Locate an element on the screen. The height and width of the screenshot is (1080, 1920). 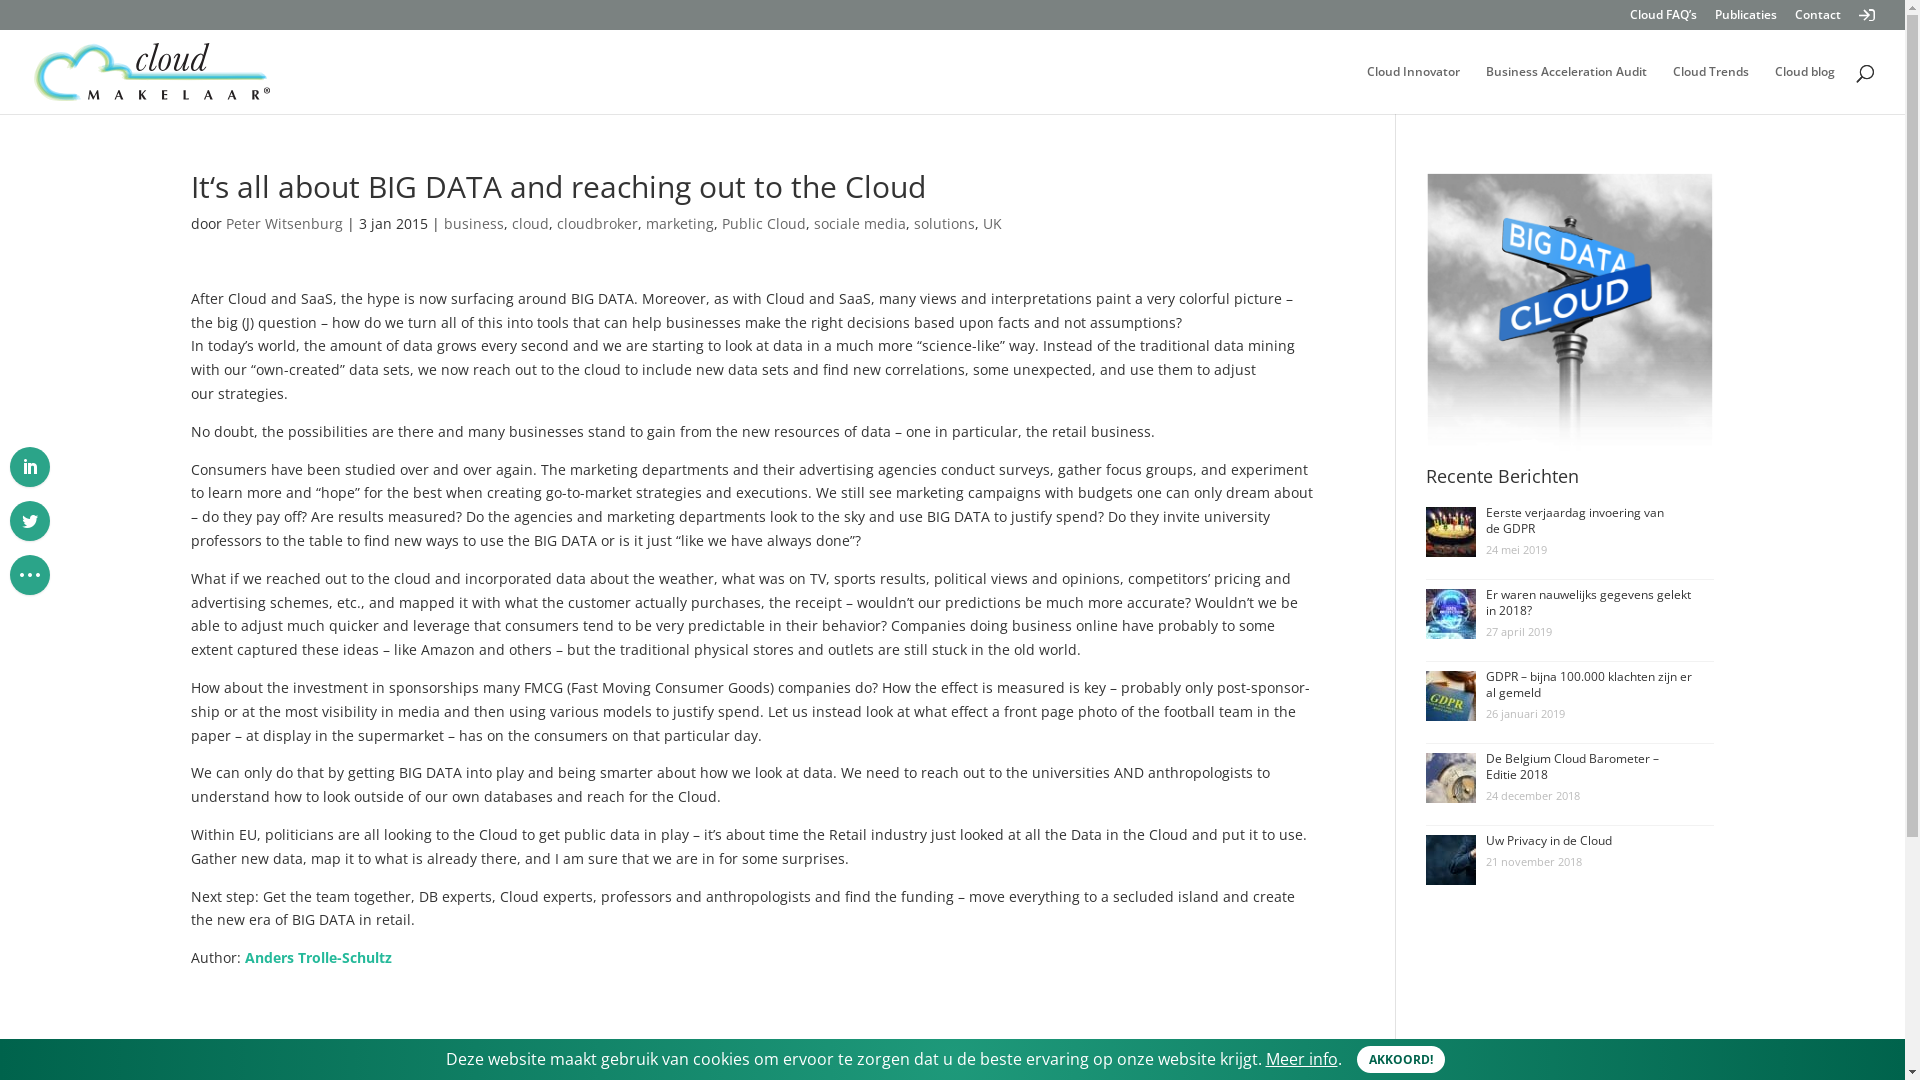
'solutions' is located at coordinates (943, 223).